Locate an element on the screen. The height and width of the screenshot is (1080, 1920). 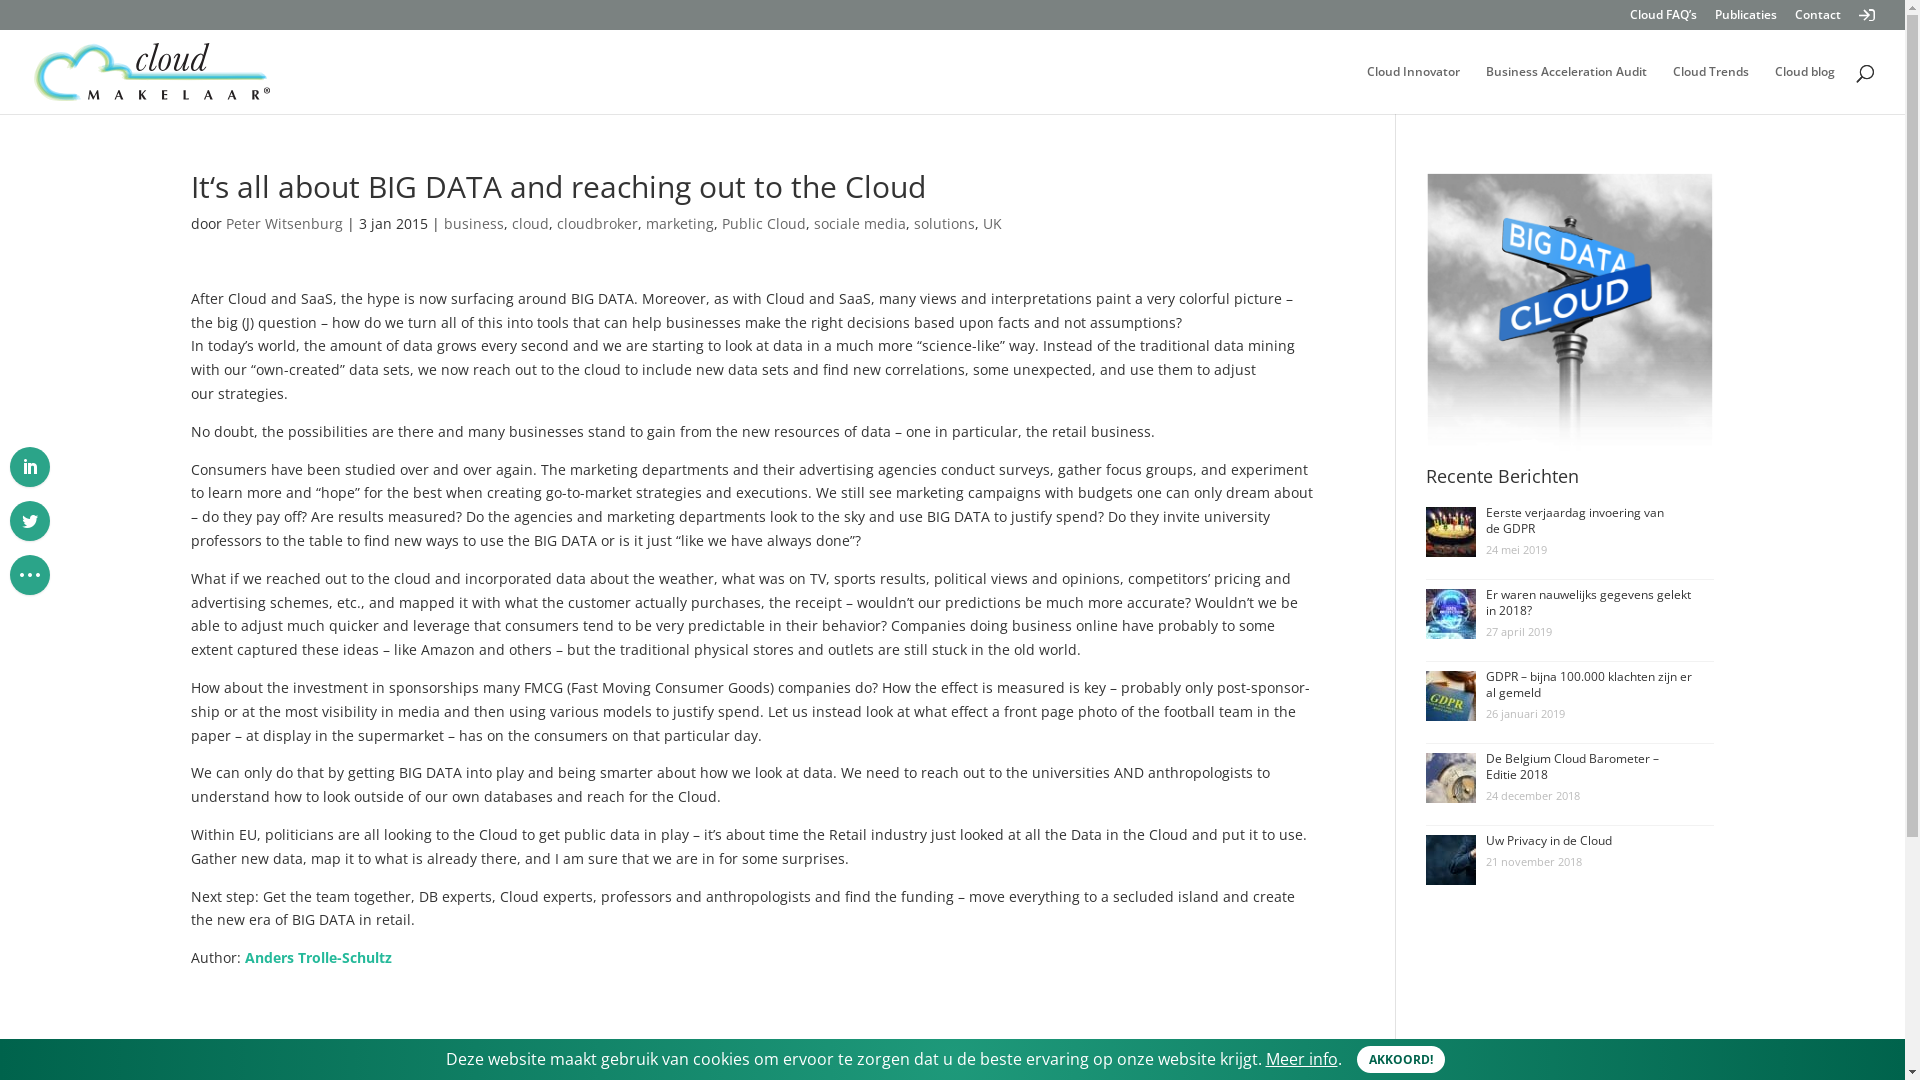
'solutions' is located at coordinates (943, 223).